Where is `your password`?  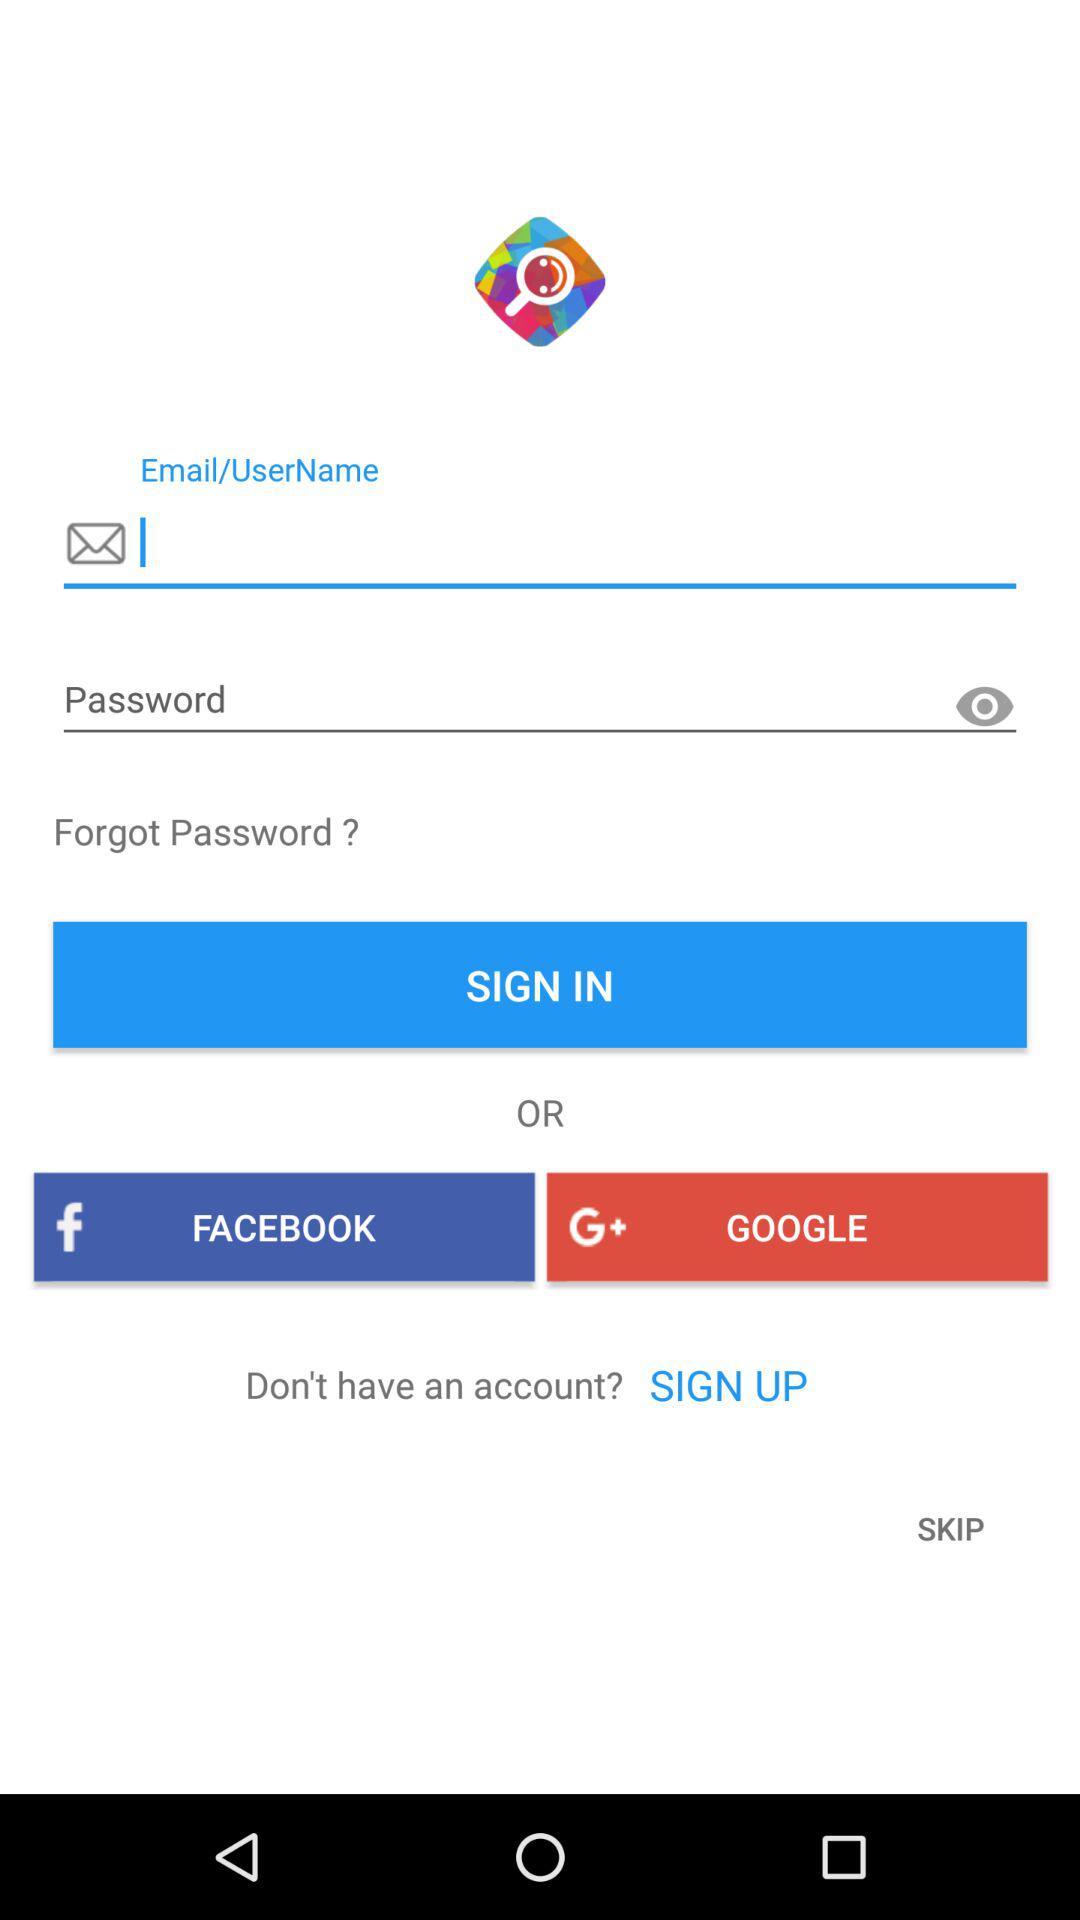 your password is located at coordinates (540, 700).